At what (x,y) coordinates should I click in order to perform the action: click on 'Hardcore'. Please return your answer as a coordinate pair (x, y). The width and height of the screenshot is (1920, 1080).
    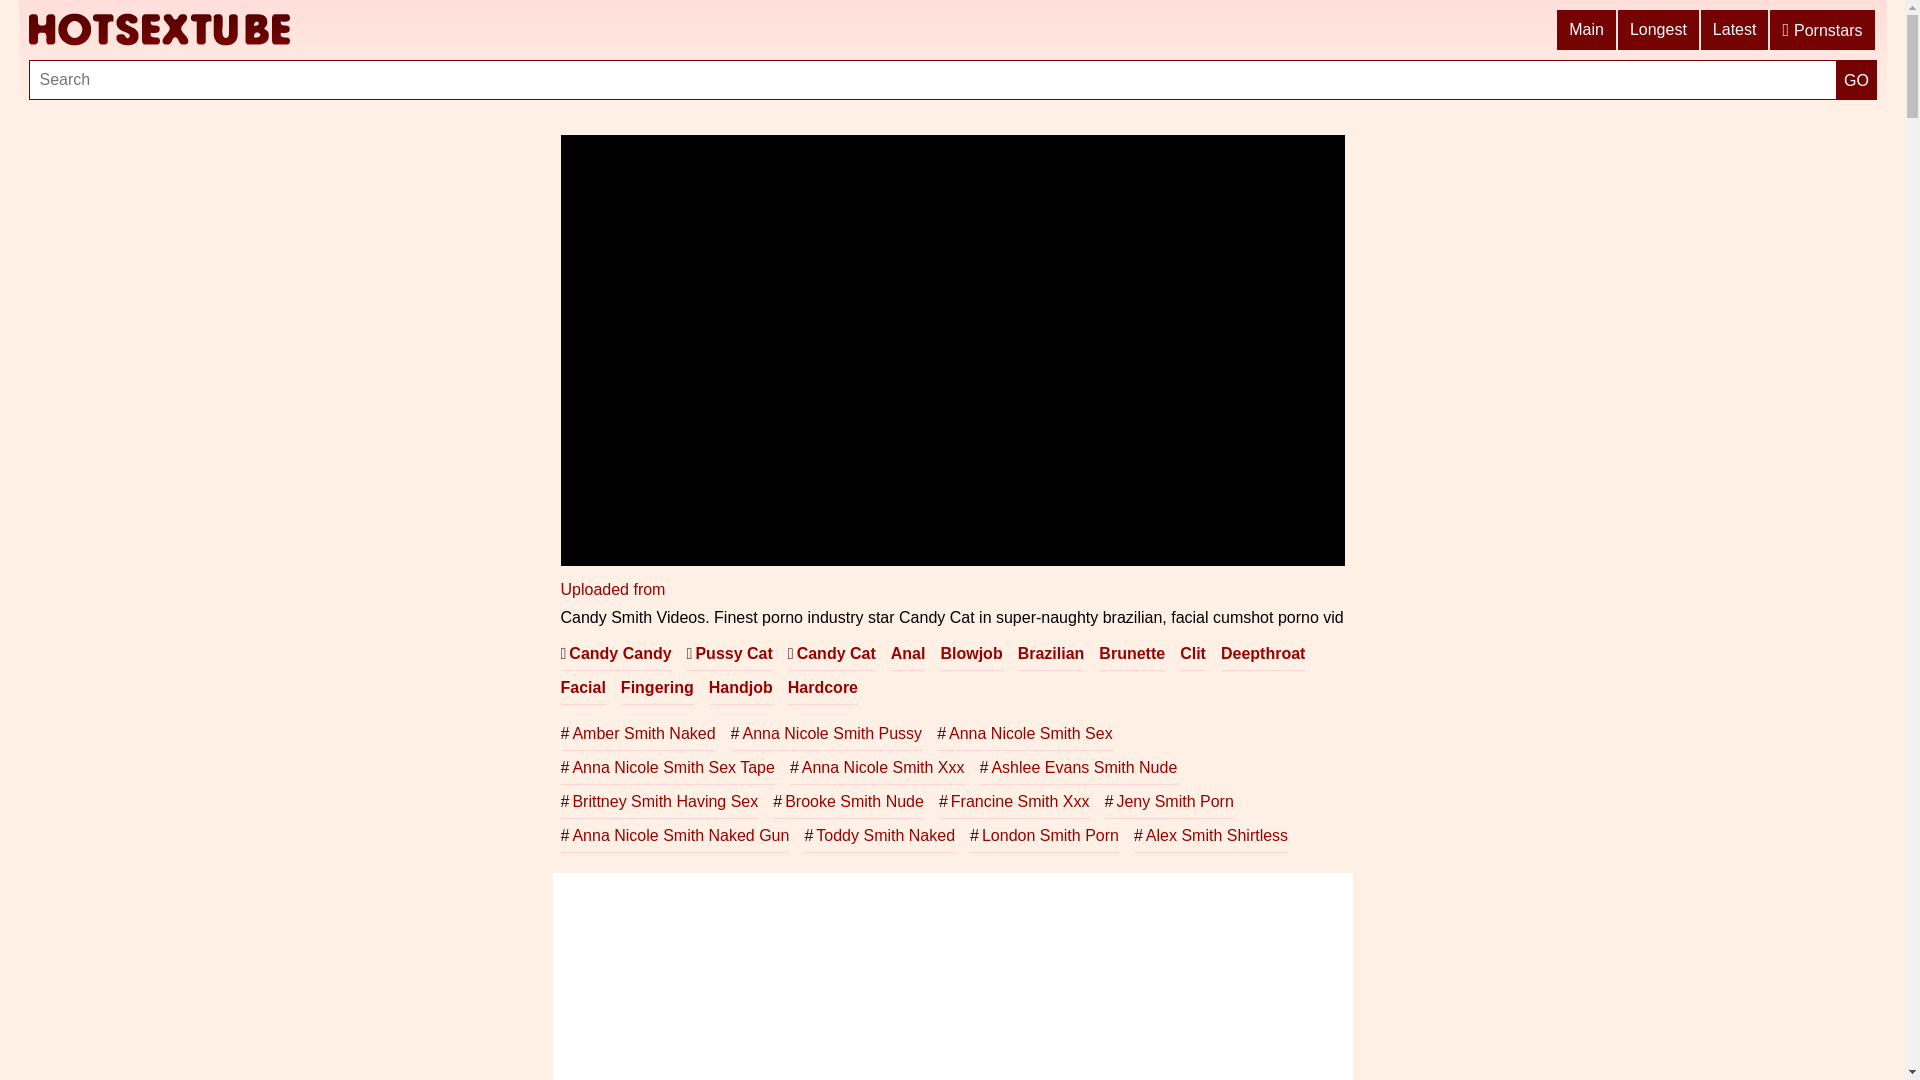
    Looking at the image, I should click on (786, 686).